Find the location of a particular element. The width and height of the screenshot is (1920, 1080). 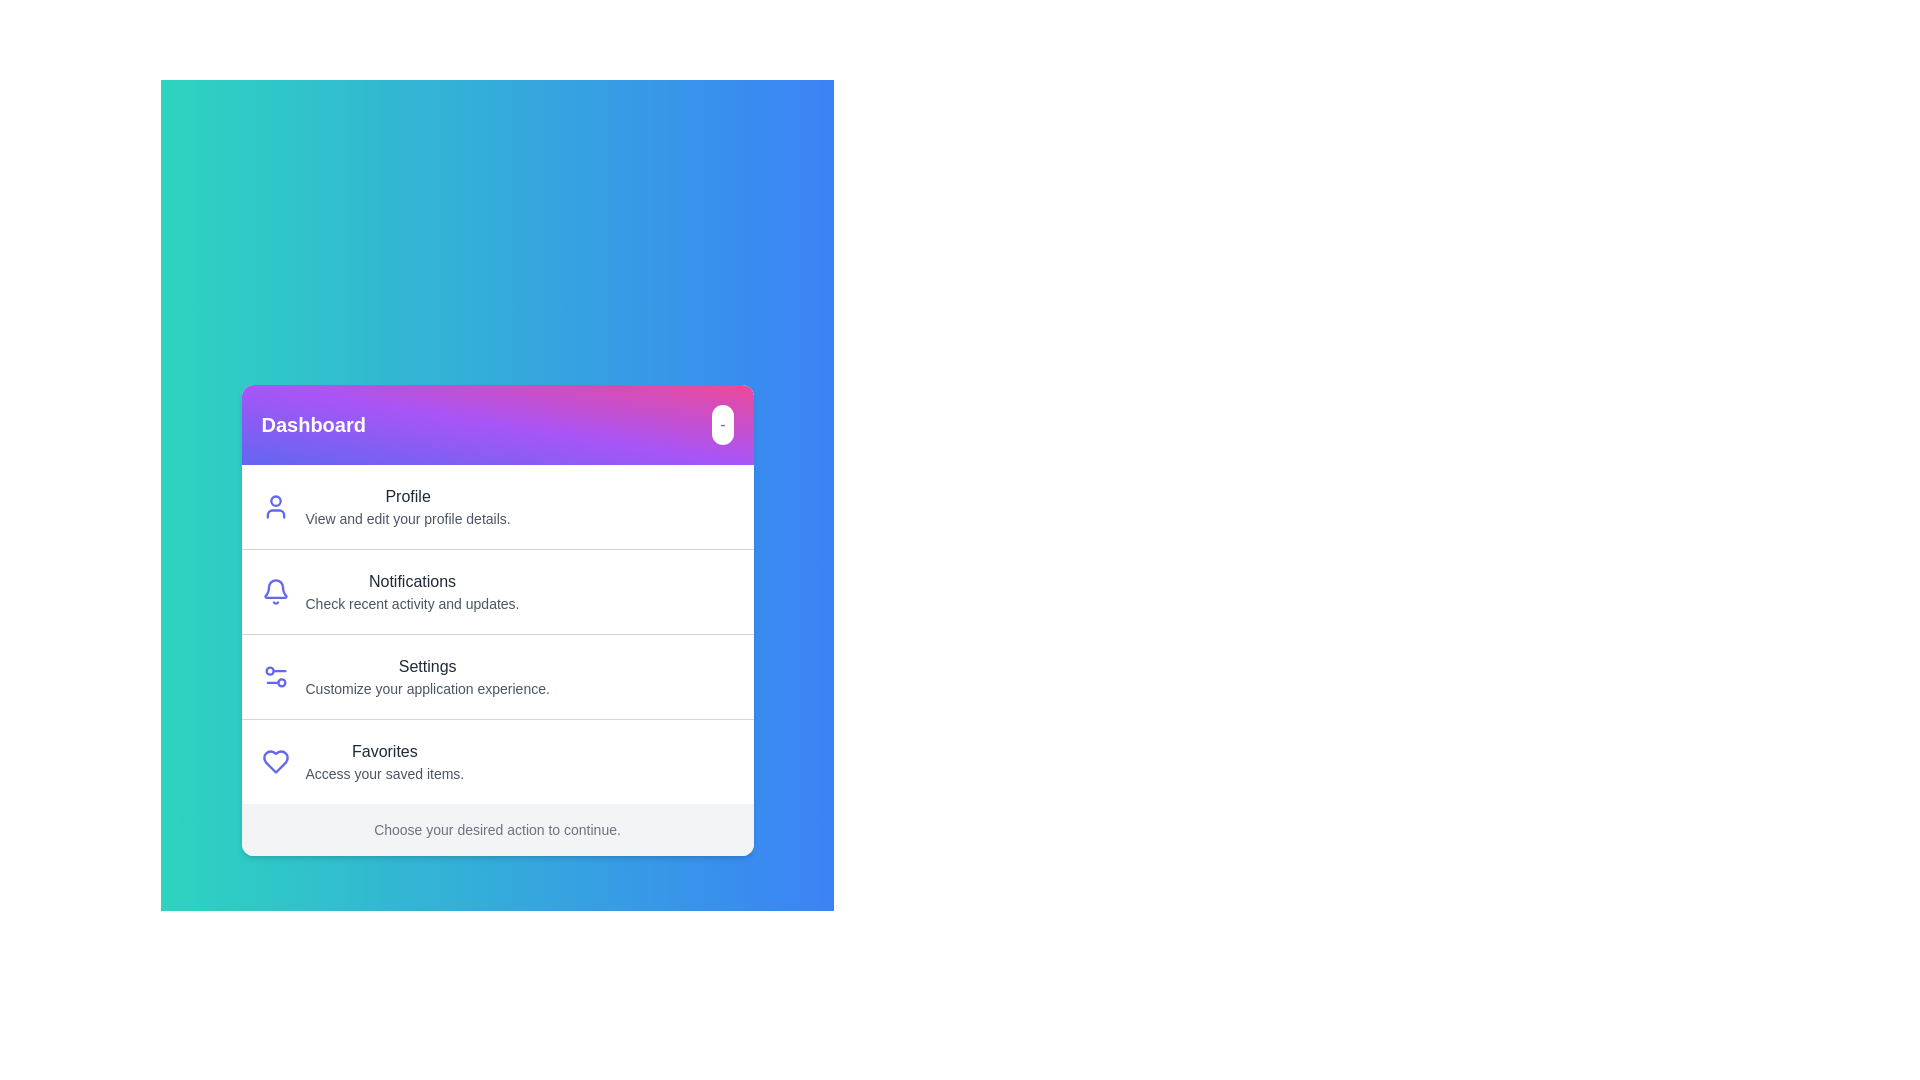

the toggle button to toggle the menu visibility is located at coordinates (721, 423).